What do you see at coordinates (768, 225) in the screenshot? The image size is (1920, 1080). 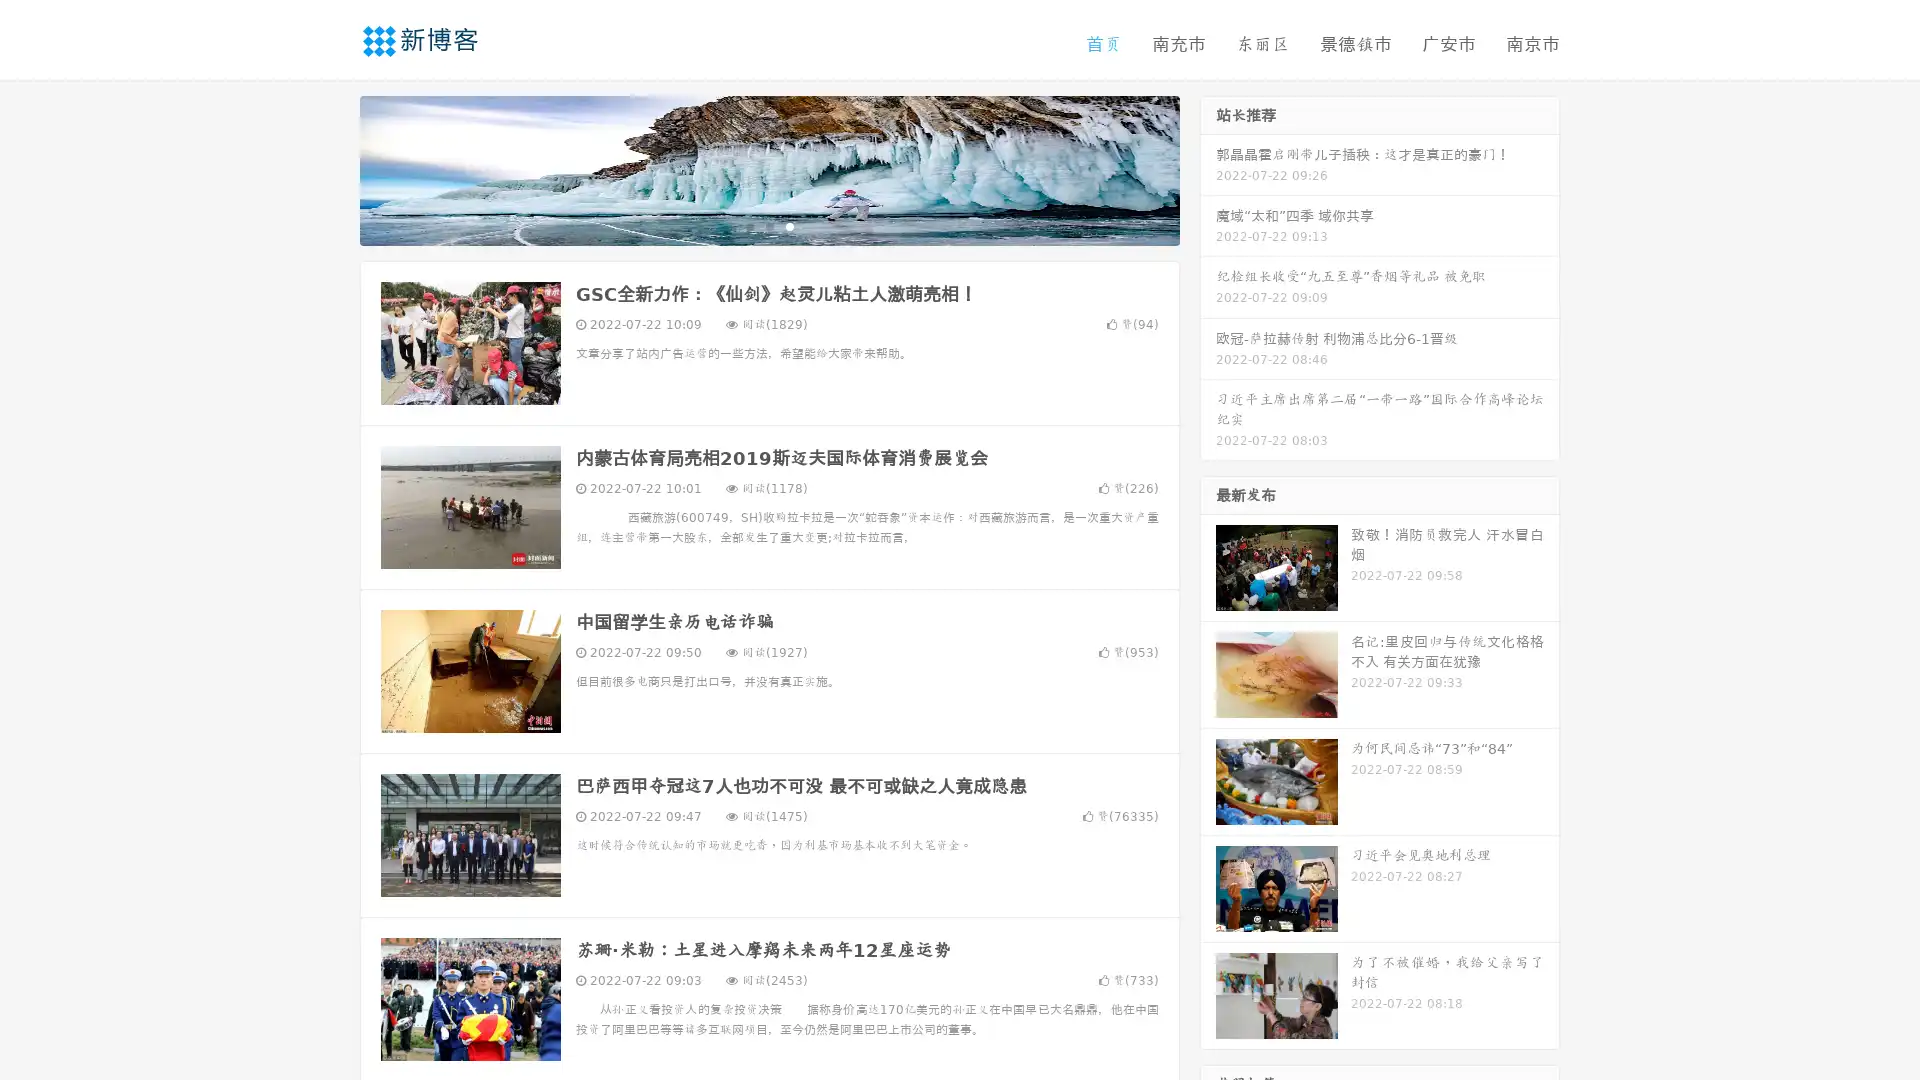 I see `Go to slide 2` at bounding box center [768, 225].